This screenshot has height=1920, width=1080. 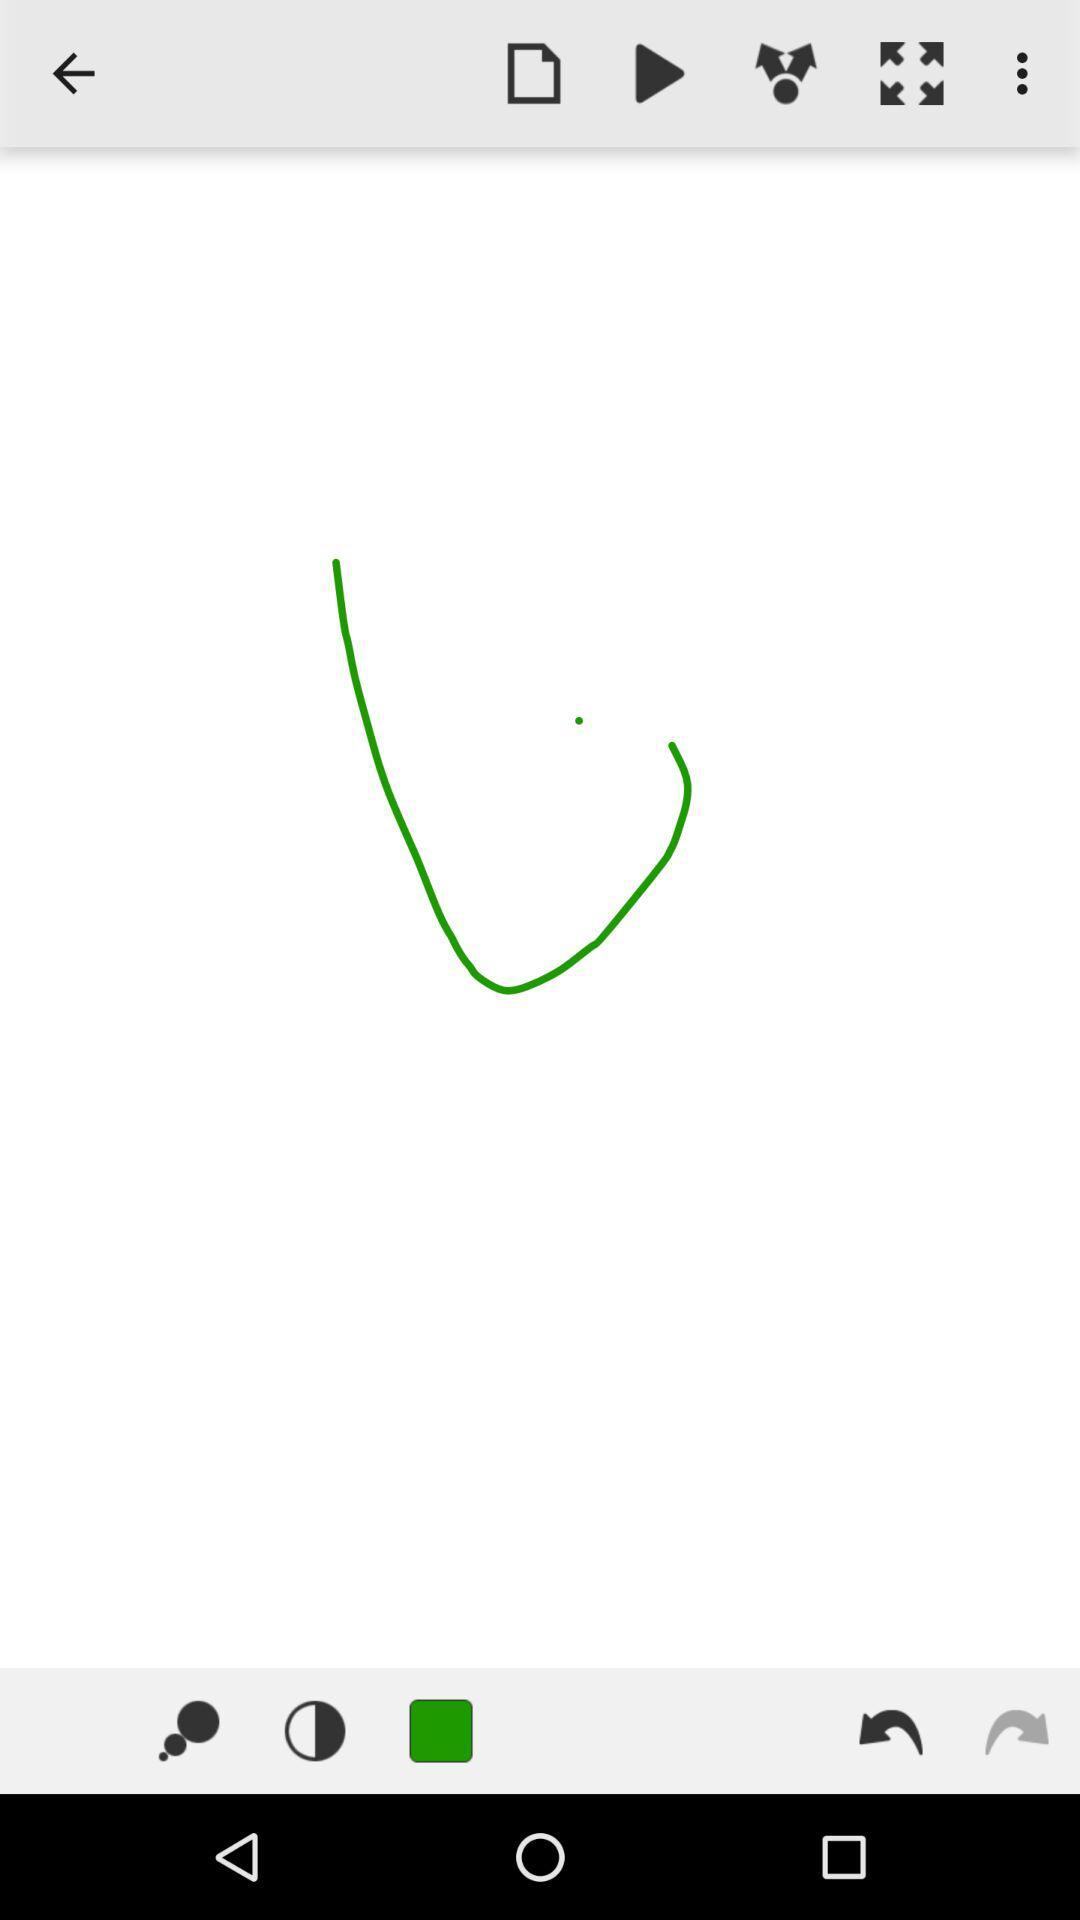 I want to click on the redo icon, so click(x=1017, y=1730).